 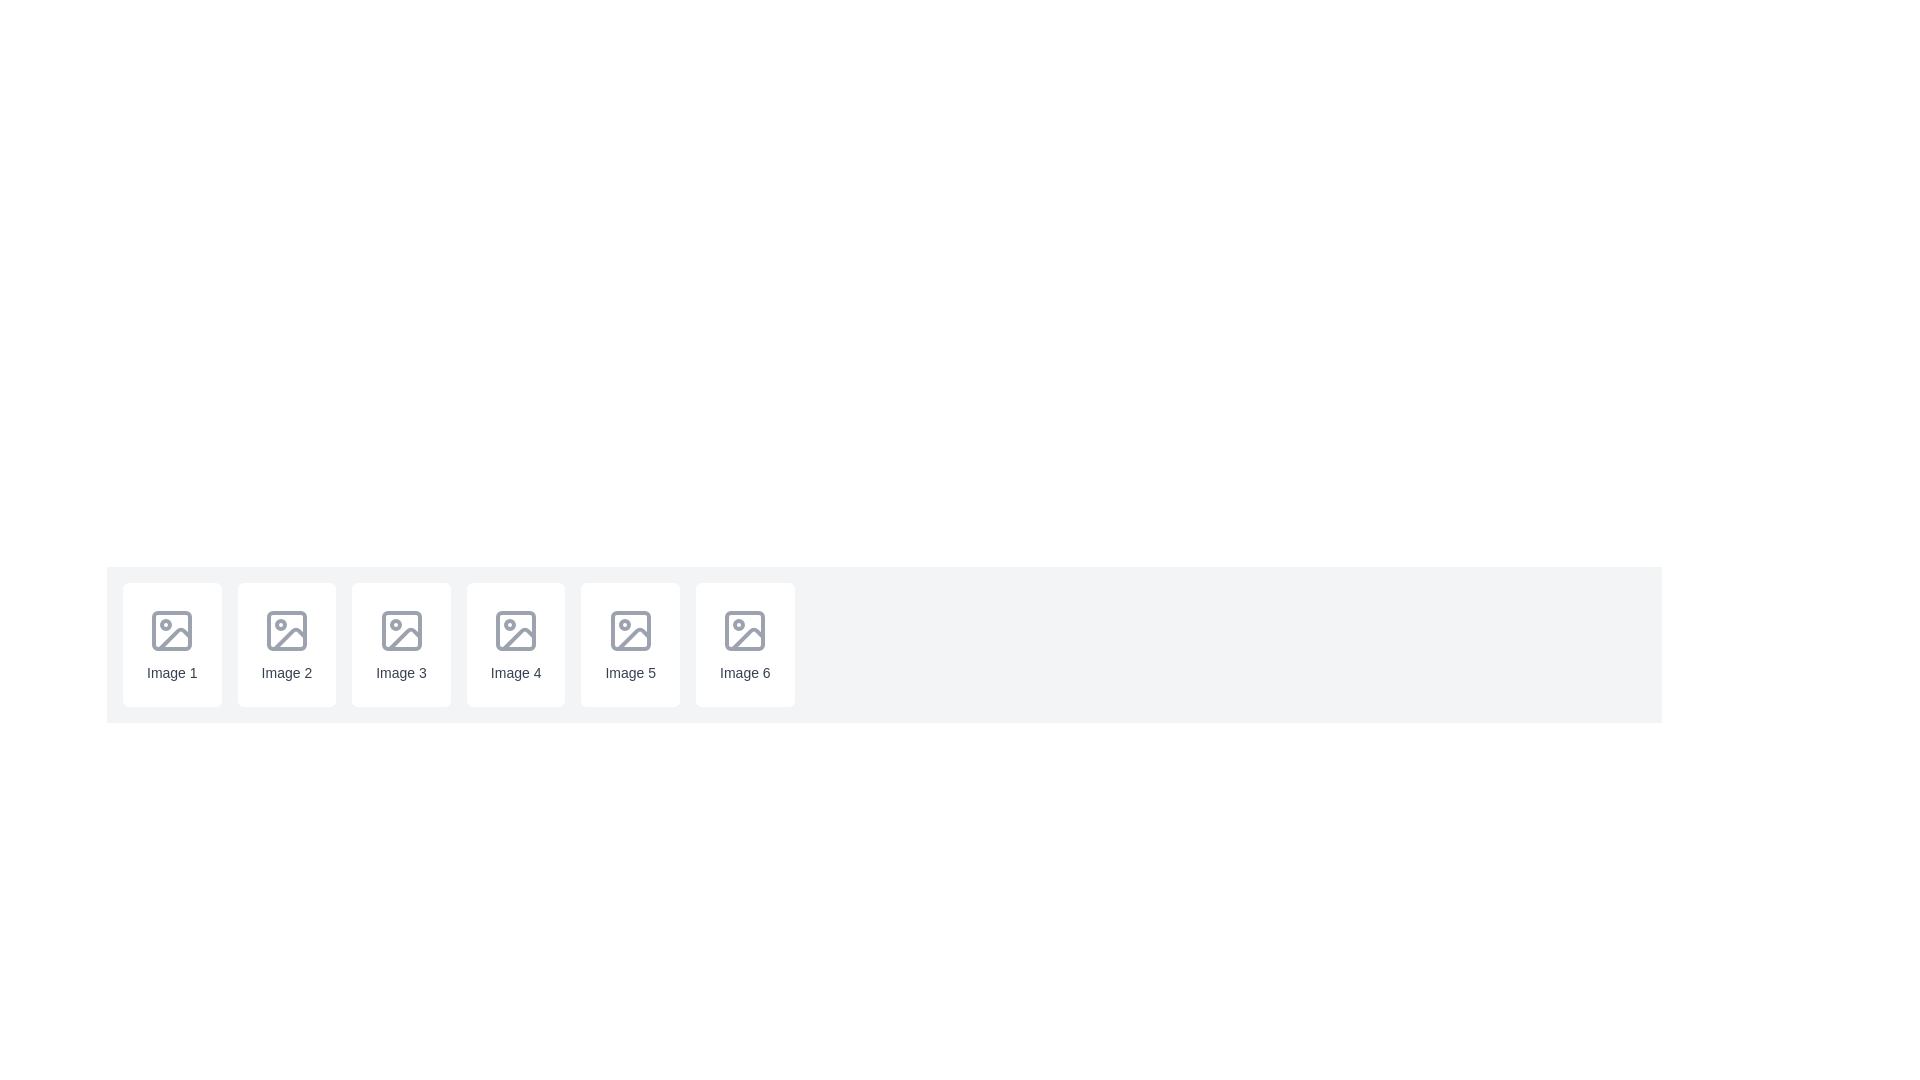 I want to click on the button labeled 'Image 1', which is the first card in a horizontal row of six similar cards located in the middle lower section of the interface, so click(x=172, y=644).